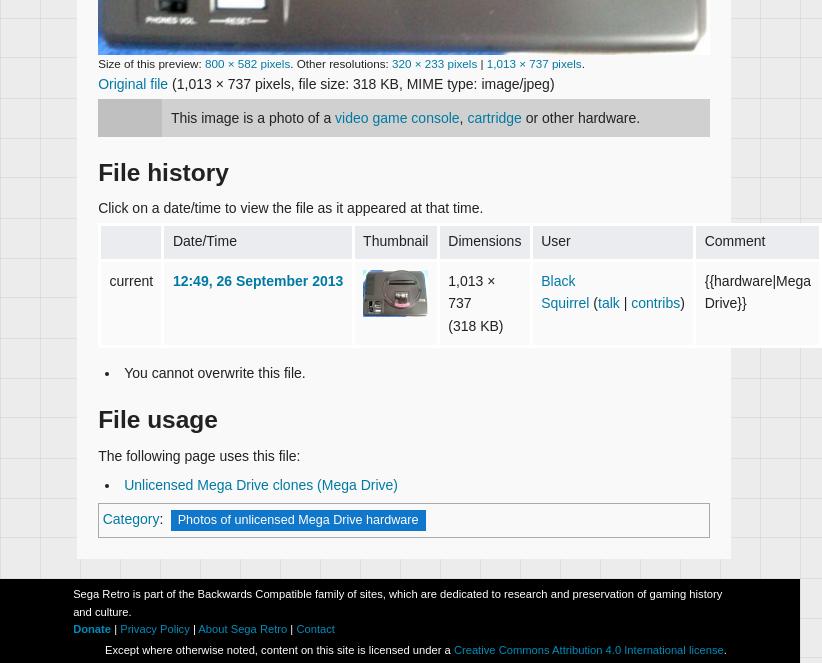 The width and height of the screenshot is (822, 663). Describe the element at coordinates (277, 649) in the screenshot. I see `'Except where otherwise noted, content on this site is licensed under a'` at that location.